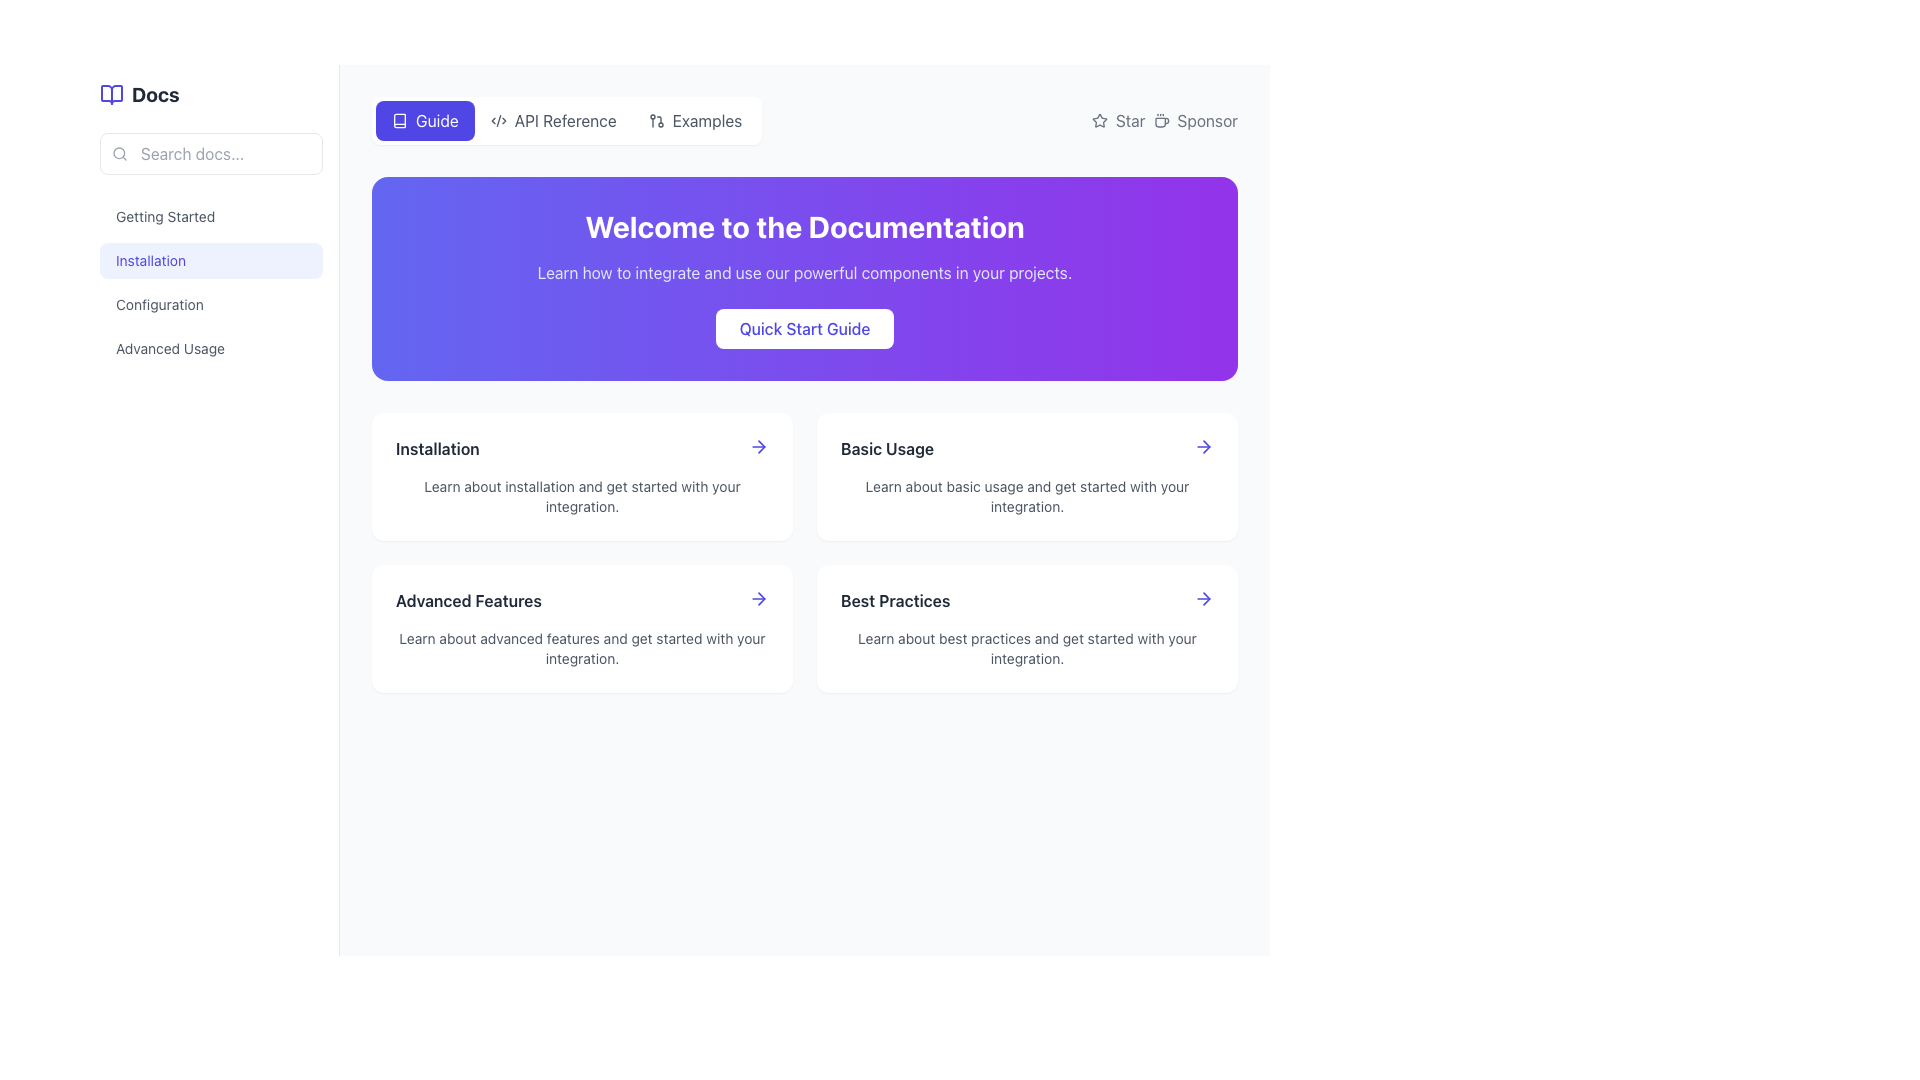 The image size is (1920, 1080). Describe the element at coordinates (805, 327) in the screenshot. I see `the button labeled 'Quick Start Guide' with rounded corners, located below the subtitle 'Learn how to integrate and use our powerful components in your projects.'` at that location.